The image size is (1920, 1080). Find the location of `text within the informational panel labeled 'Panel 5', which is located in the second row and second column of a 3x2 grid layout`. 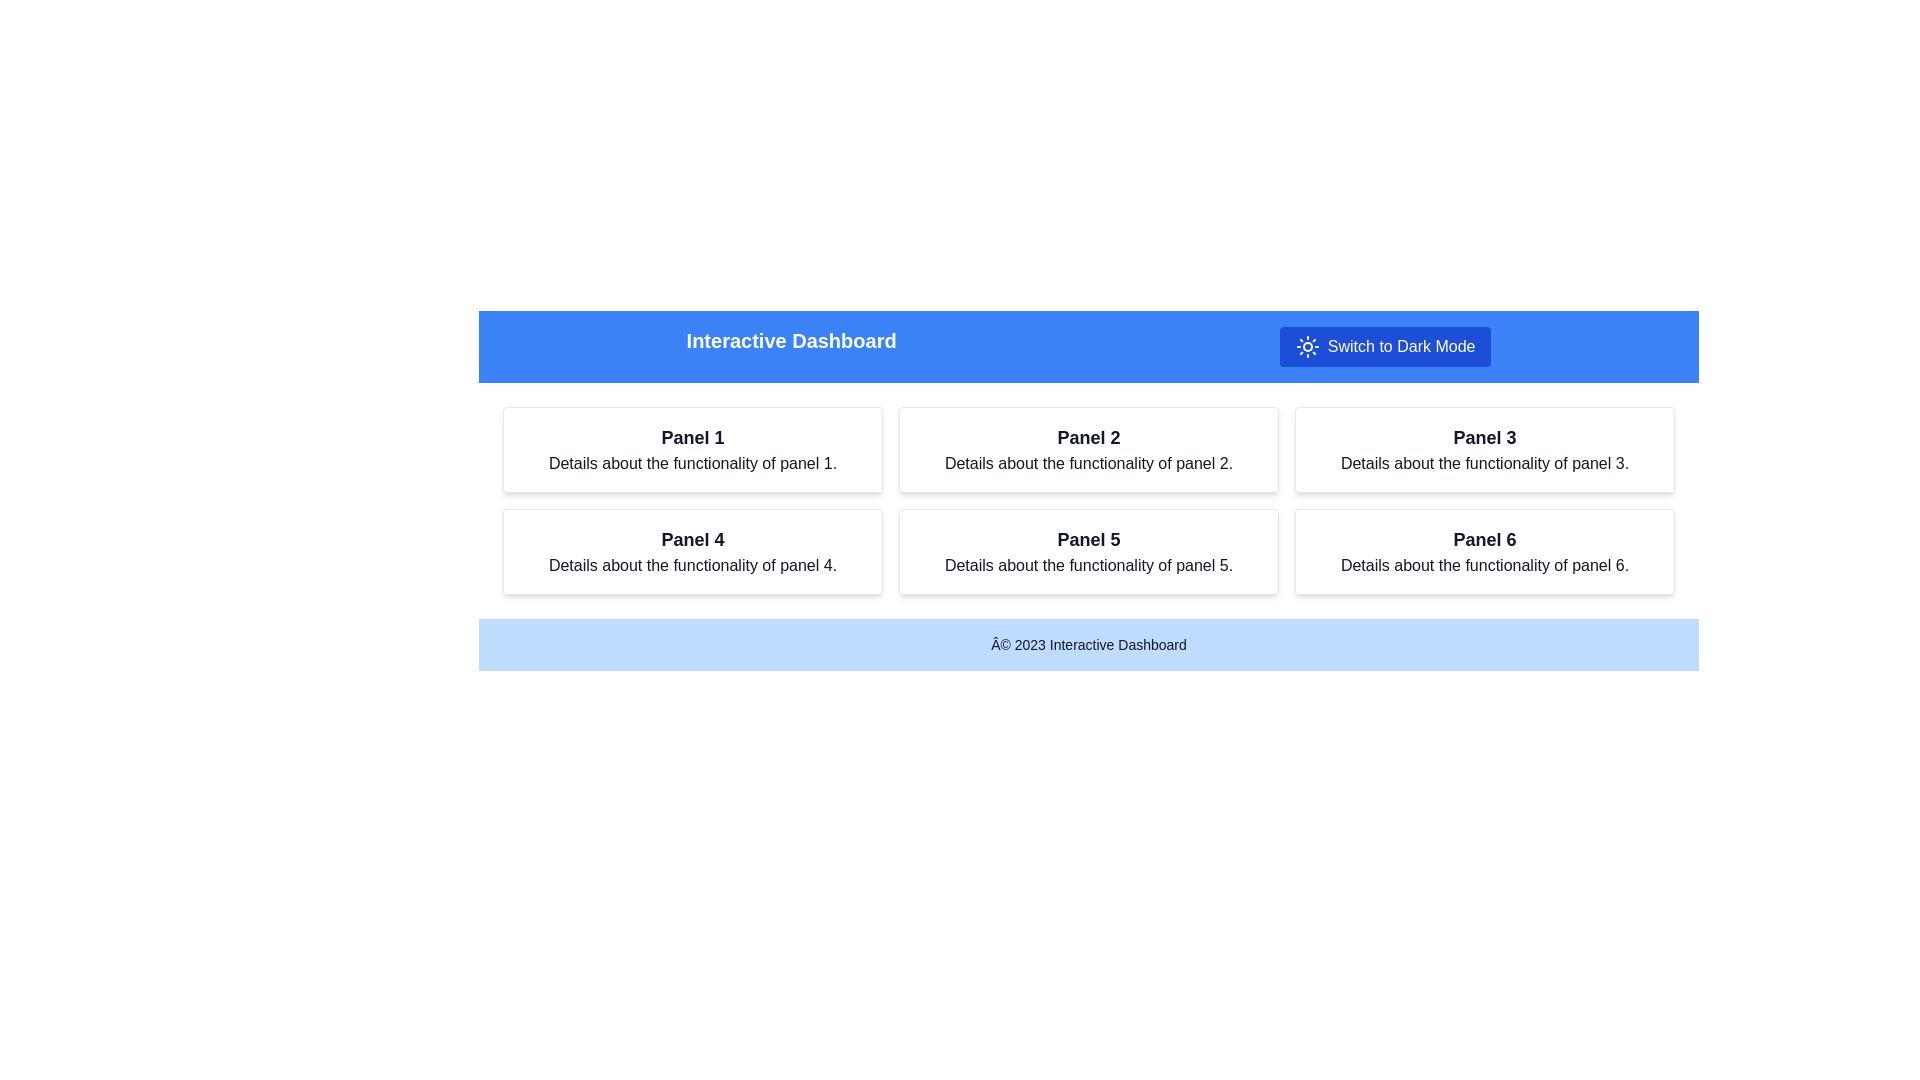

text within the informational panel labeled 'Panel 5', which is located in the second row and second column of a 3x2 grid layout is located at coordinates (1088, 551).